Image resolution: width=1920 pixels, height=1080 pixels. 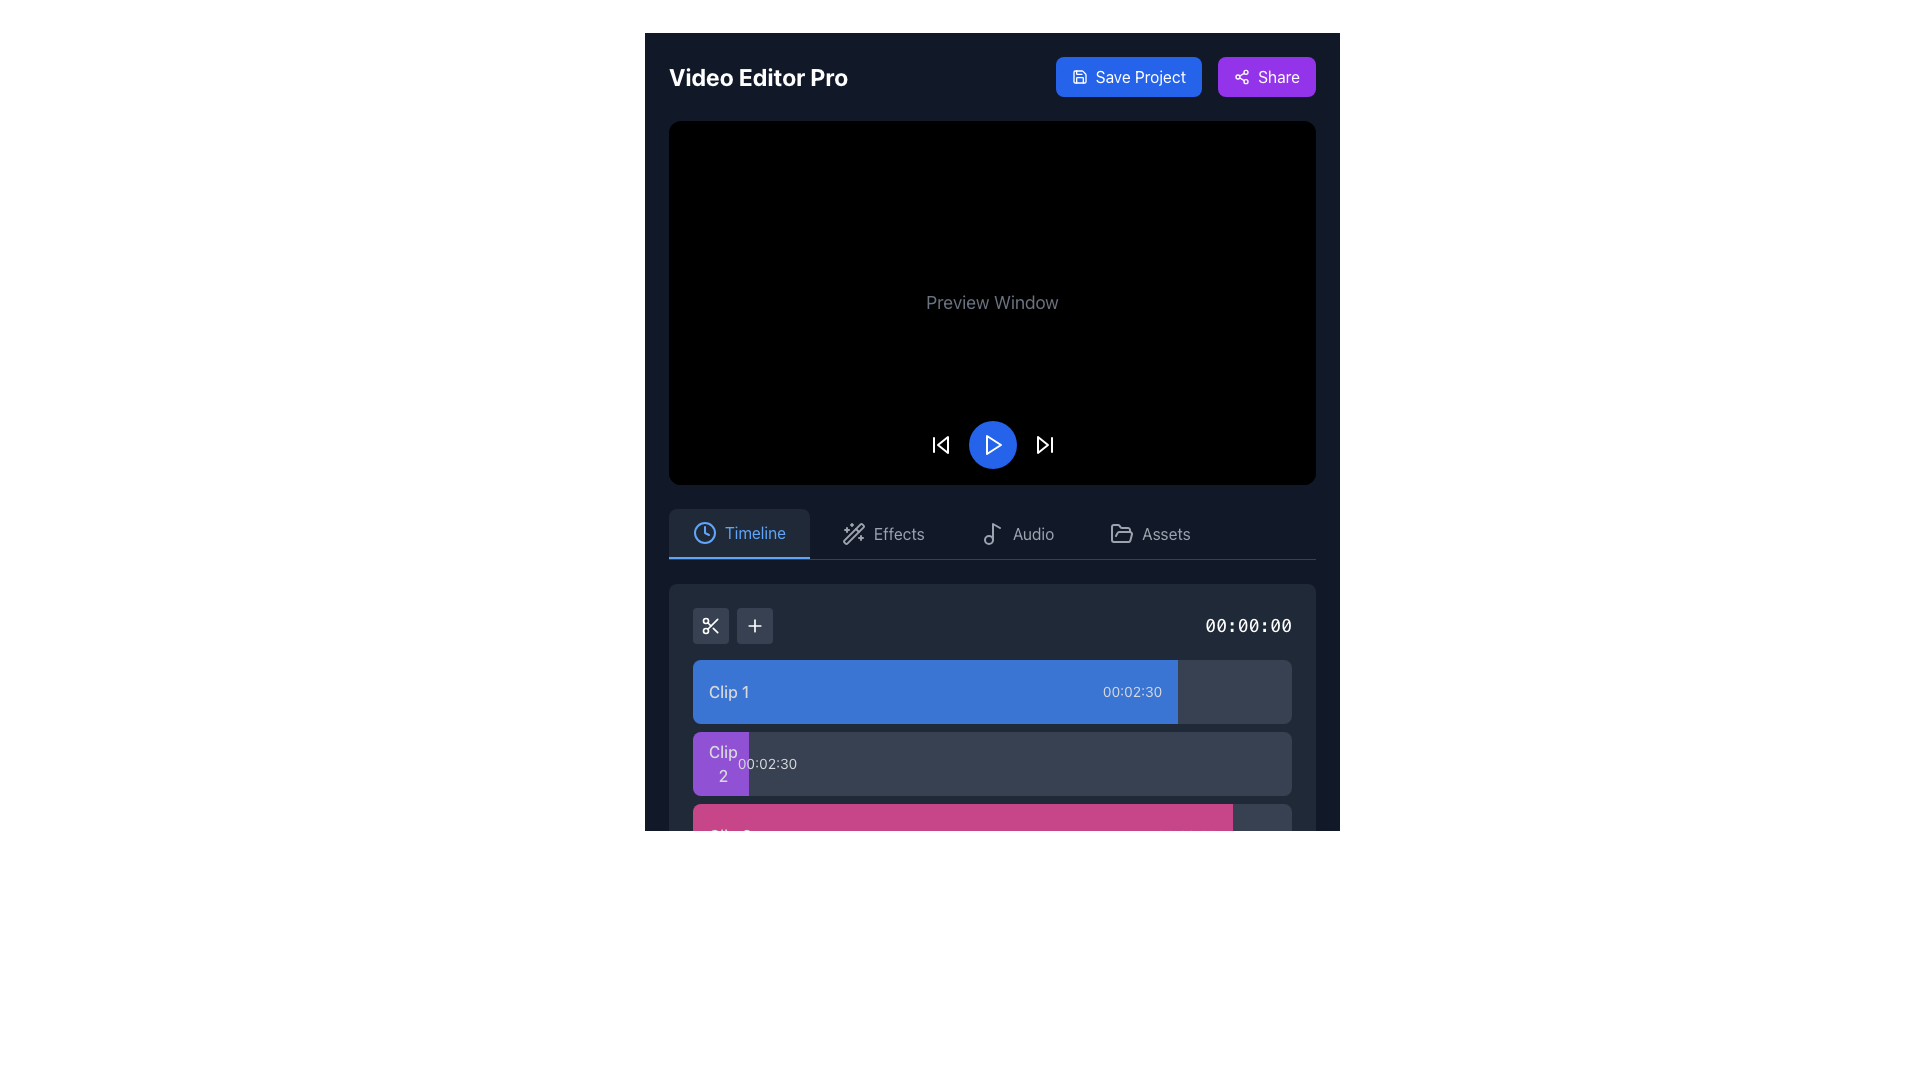 What do you see at coordinates (1017, 532) in the screenshot?
I see `the 'Audio' button in the horizontal navigation bar to observe its hover effects` at bounding box center [1017, 532].